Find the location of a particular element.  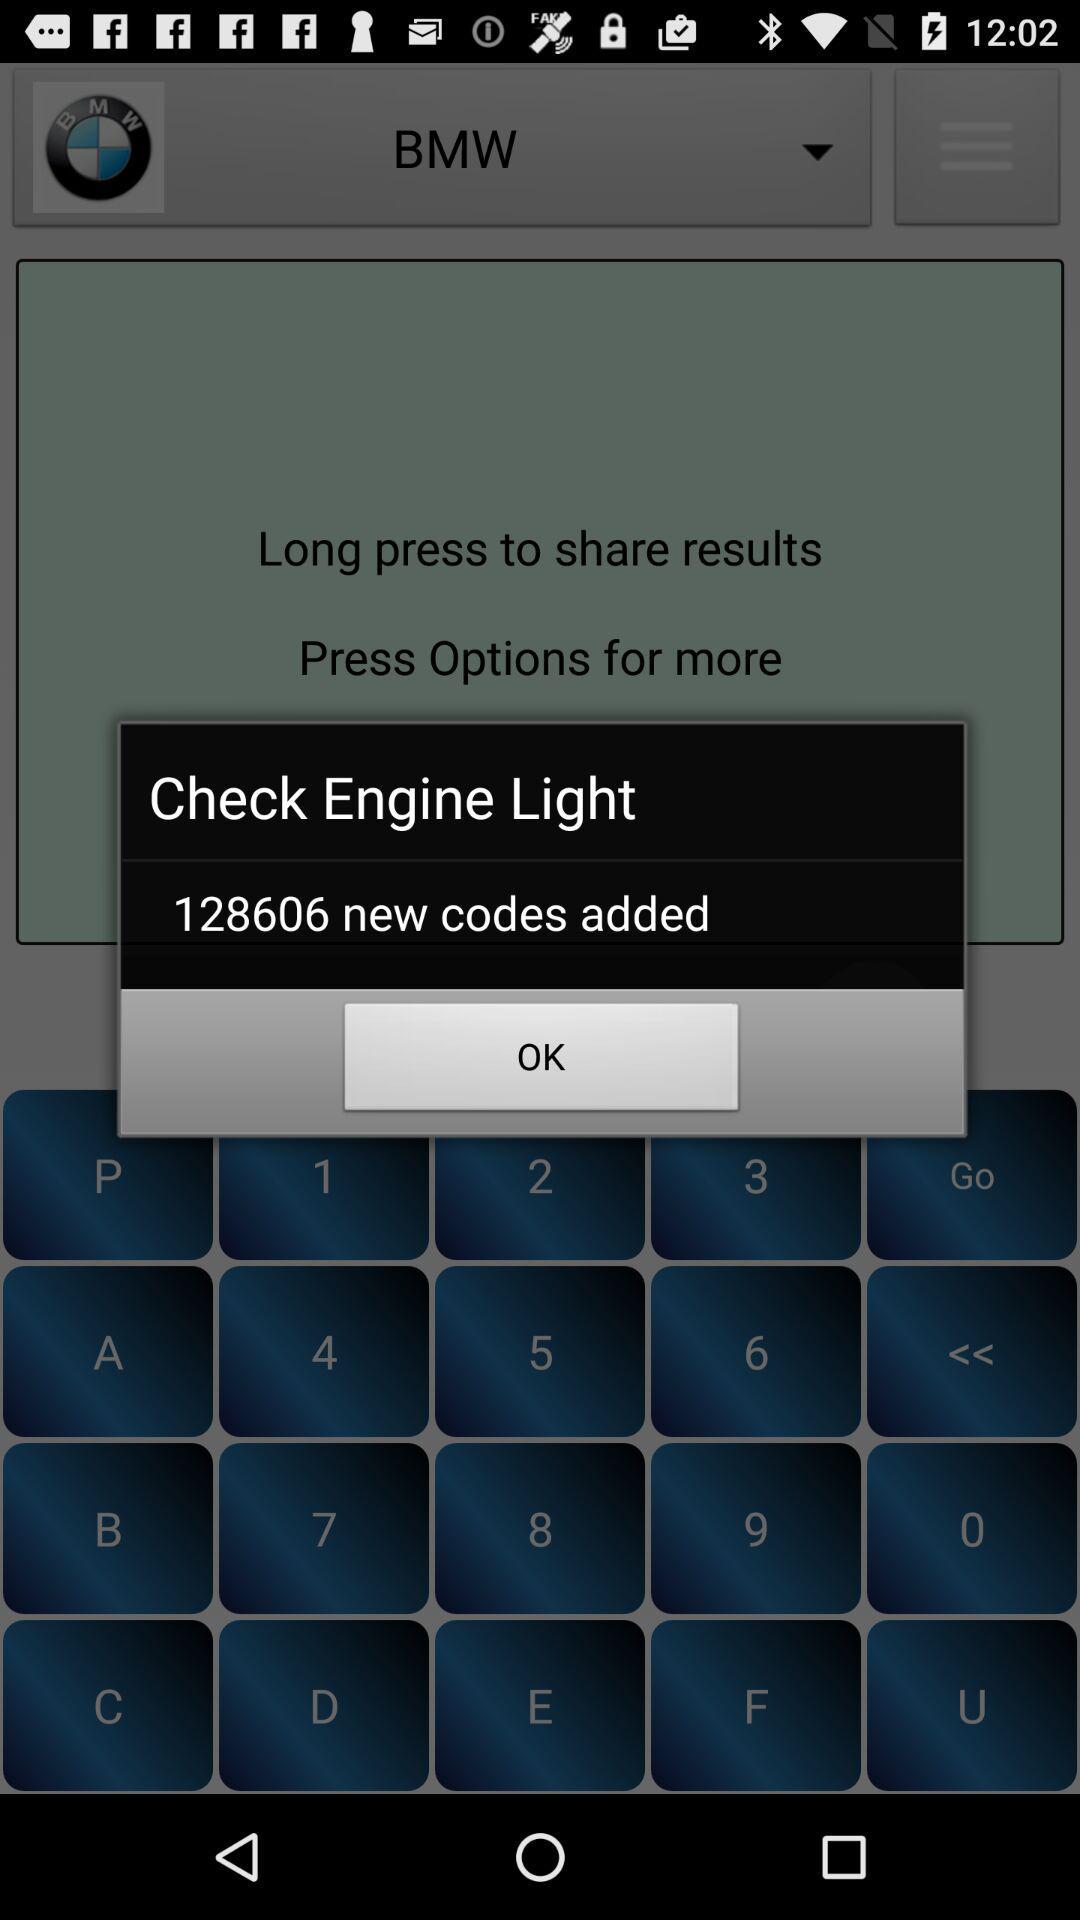

main menu is located at coordinates (976, 151).